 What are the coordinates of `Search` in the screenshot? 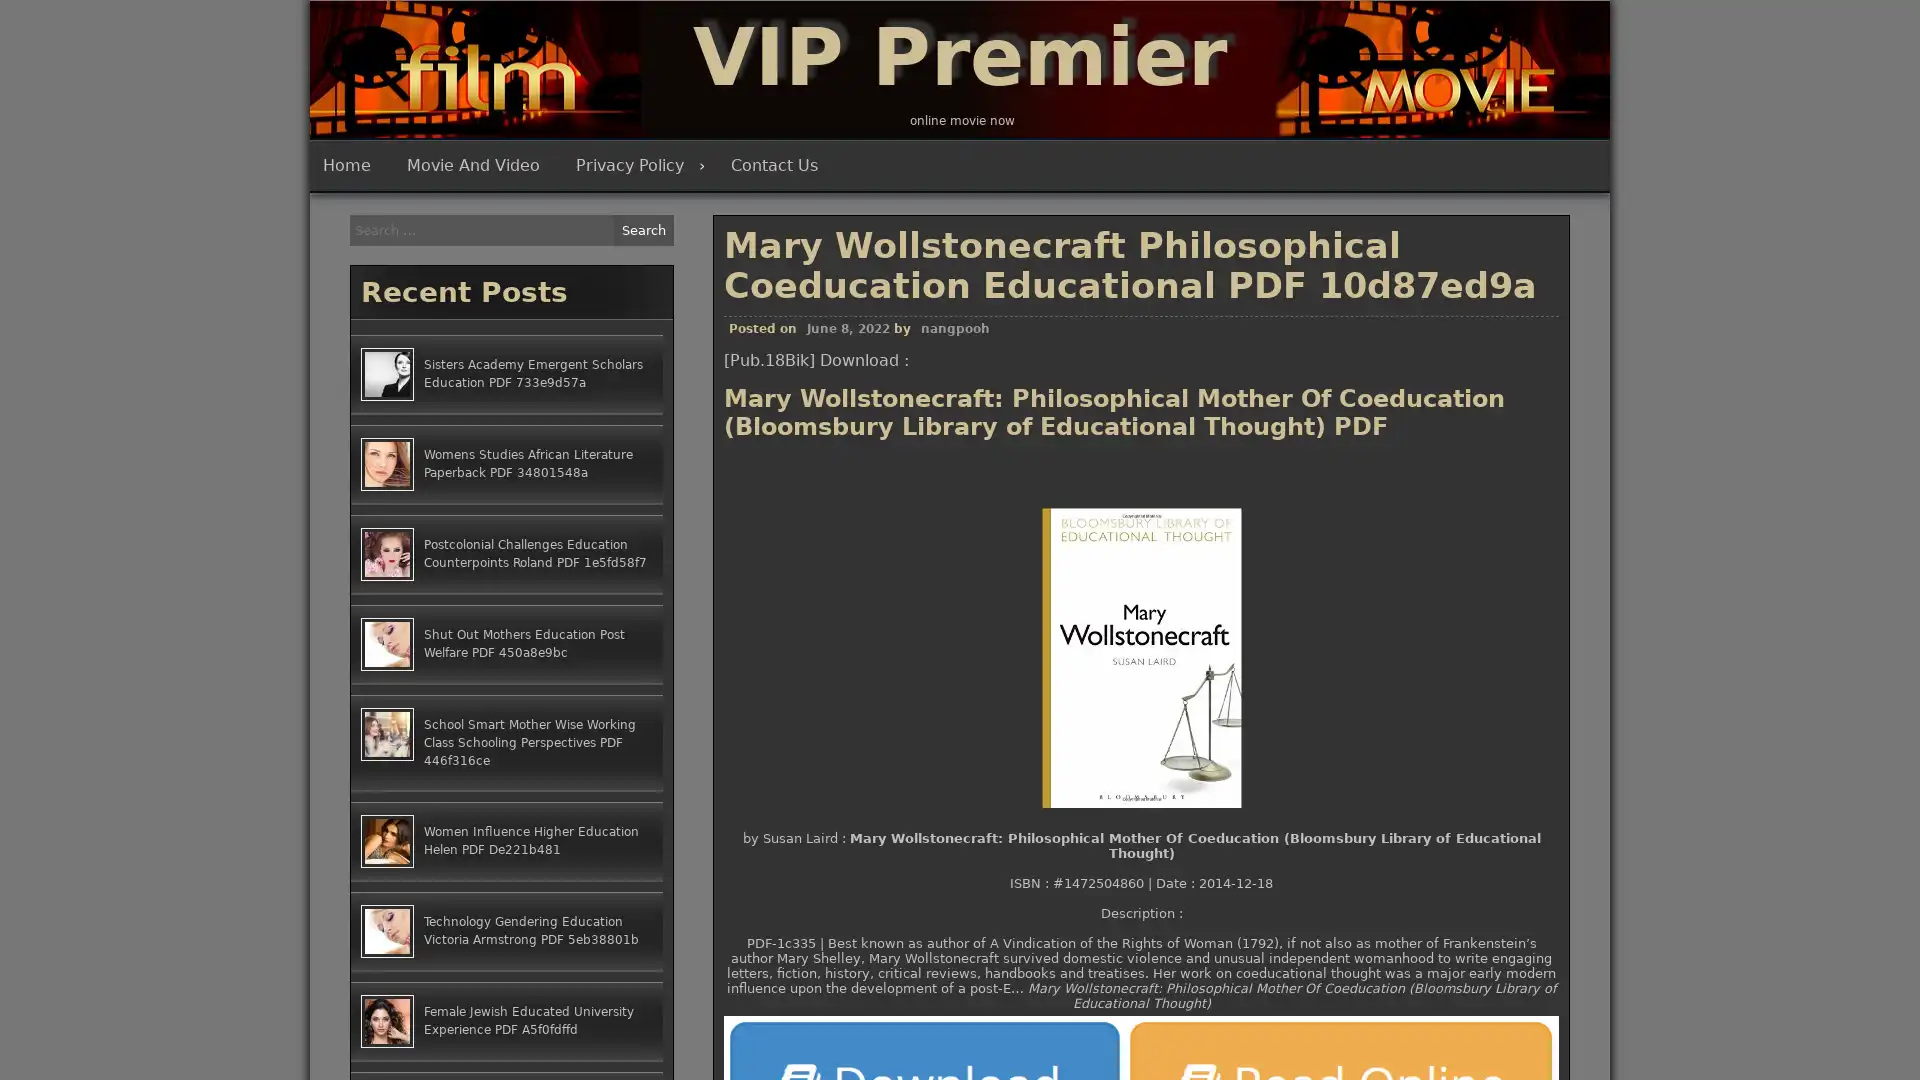 It's located at (643, 229).